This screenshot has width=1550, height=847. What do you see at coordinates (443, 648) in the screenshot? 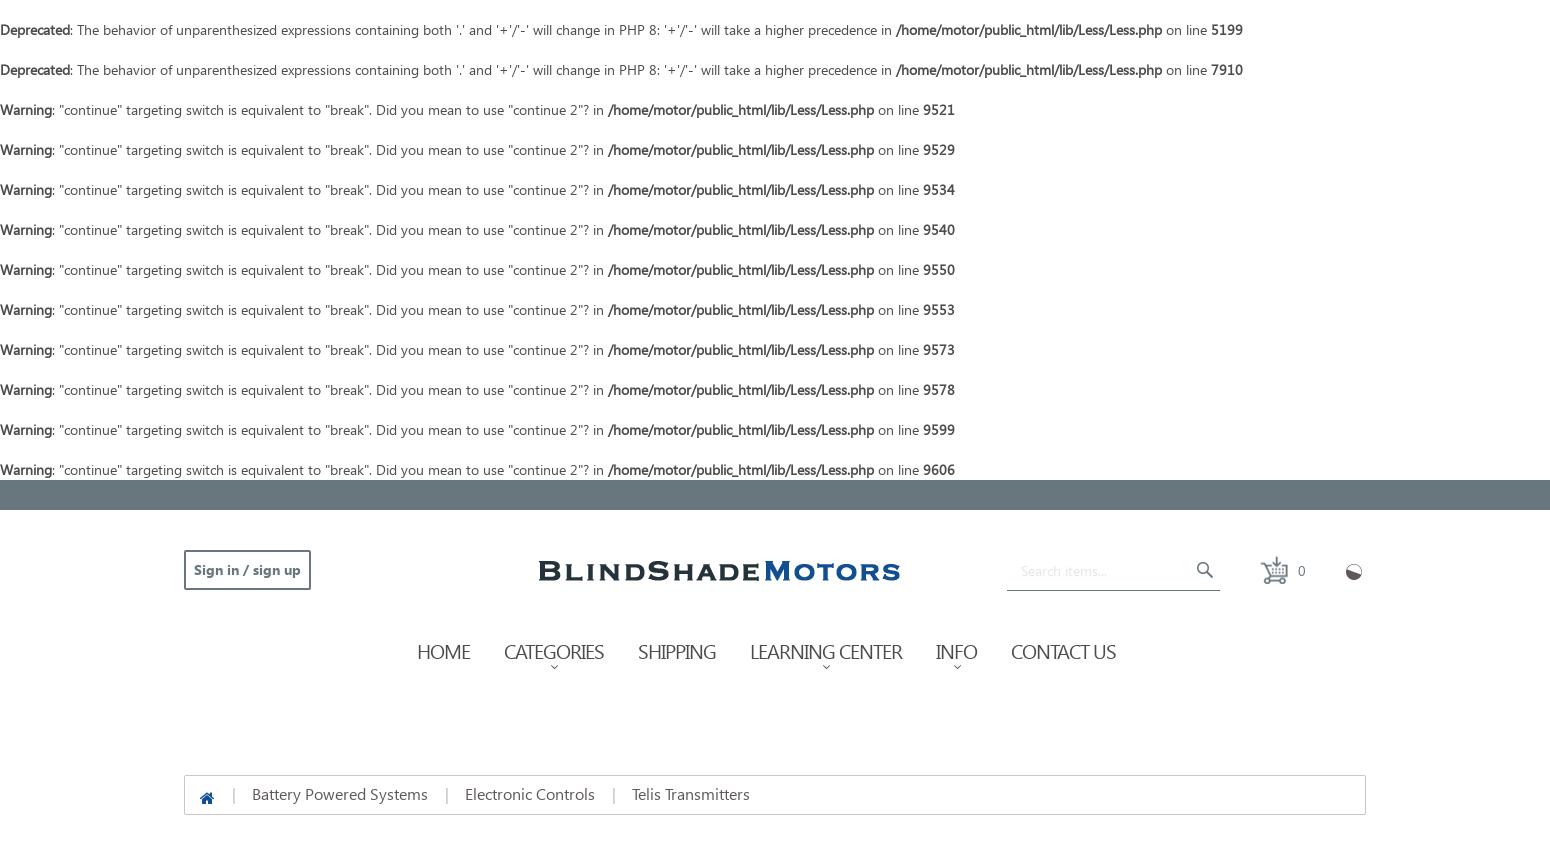
I see `'Home'` at bounding box center [443, 648].